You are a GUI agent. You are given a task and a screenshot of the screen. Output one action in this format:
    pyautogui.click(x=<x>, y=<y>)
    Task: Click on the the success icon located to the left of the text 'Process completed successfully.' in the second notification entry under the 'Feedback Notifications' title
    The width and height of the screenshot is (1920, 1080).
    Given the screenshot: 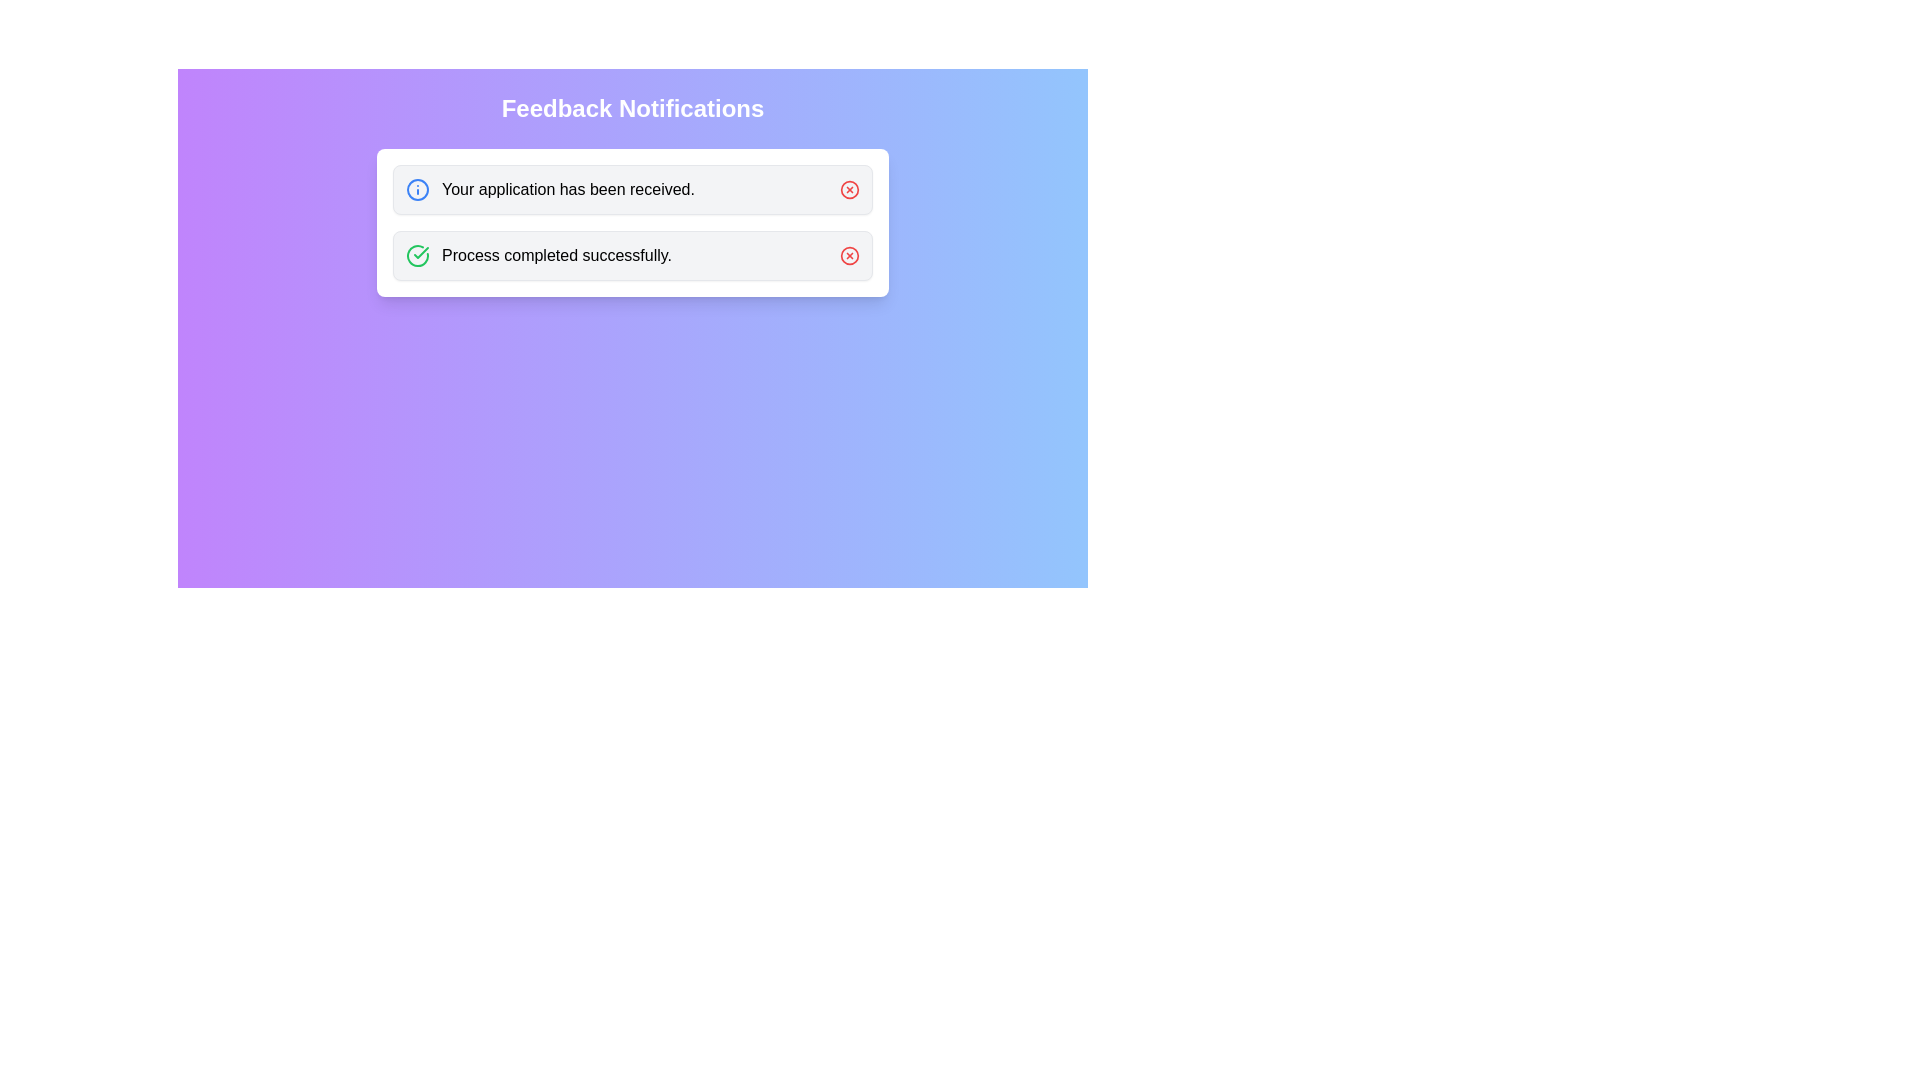 What is the action you would take?
    pyautogui.click(x=416, y=254)
    